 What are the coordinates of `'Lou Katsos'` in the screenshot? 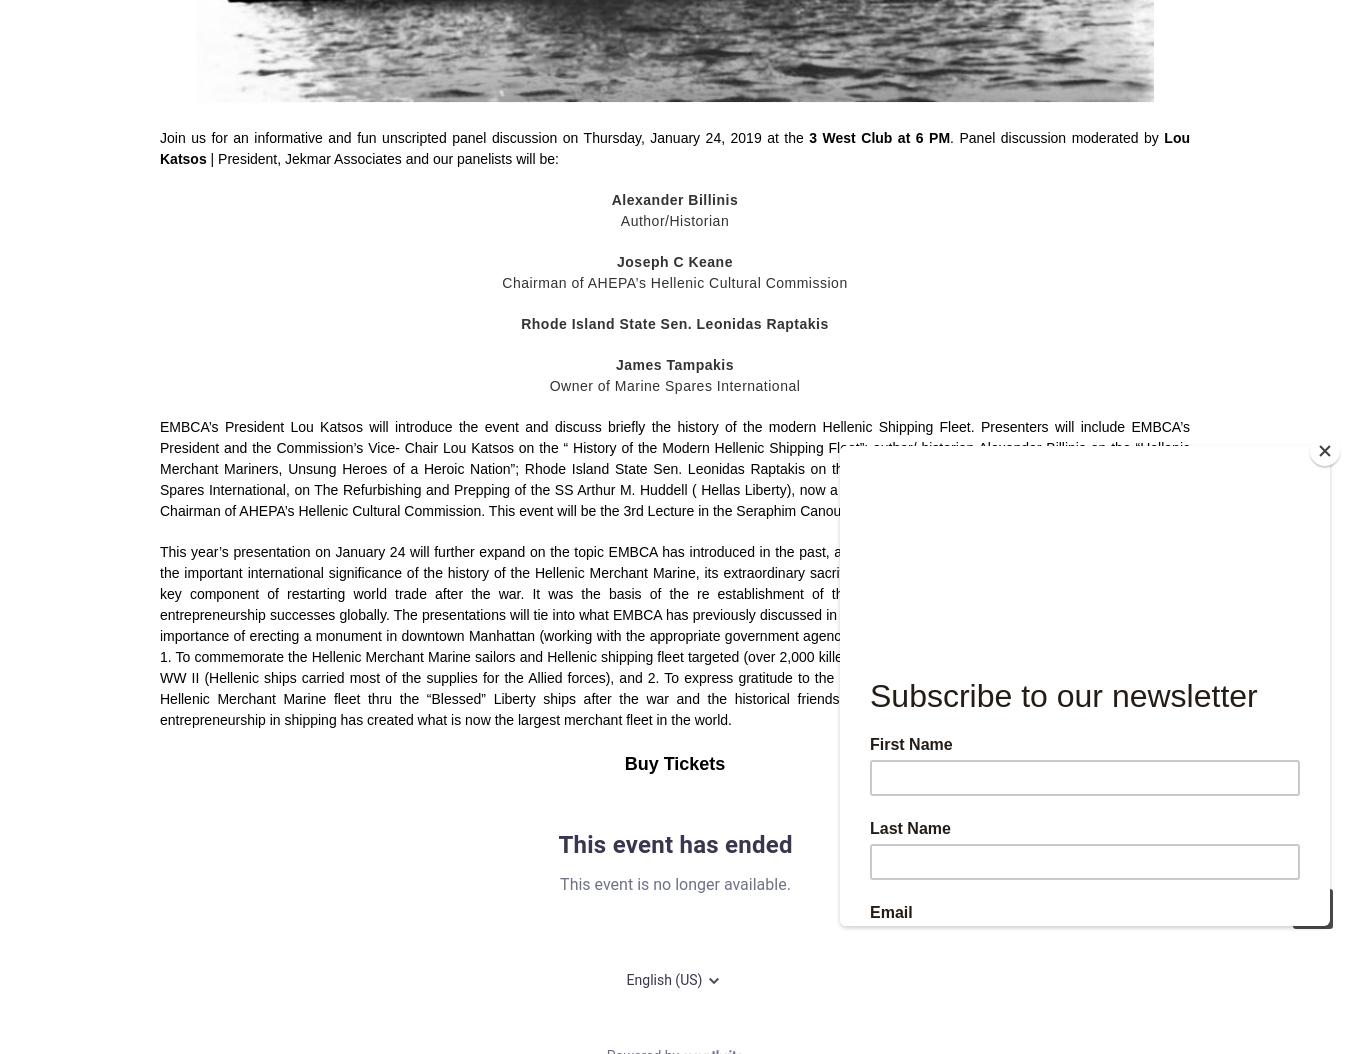 It's located at (674, 147).